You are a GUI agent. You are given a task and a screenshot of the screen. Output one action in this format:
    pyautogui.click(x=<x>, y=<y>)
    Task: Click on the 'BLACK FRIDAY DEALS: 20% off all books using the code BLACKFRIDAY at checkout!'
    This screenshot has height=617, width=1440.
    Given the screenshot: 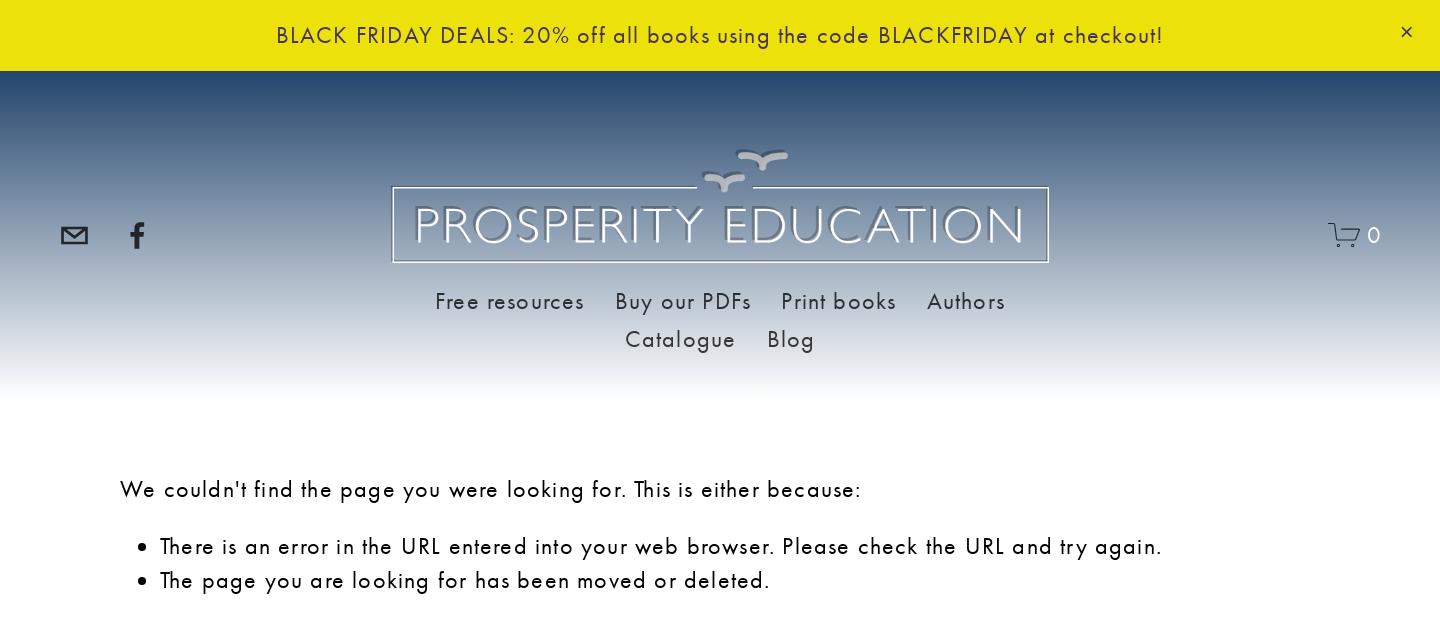 What is the action you would take?
    pyautogui.click(x=719, y=33)
    